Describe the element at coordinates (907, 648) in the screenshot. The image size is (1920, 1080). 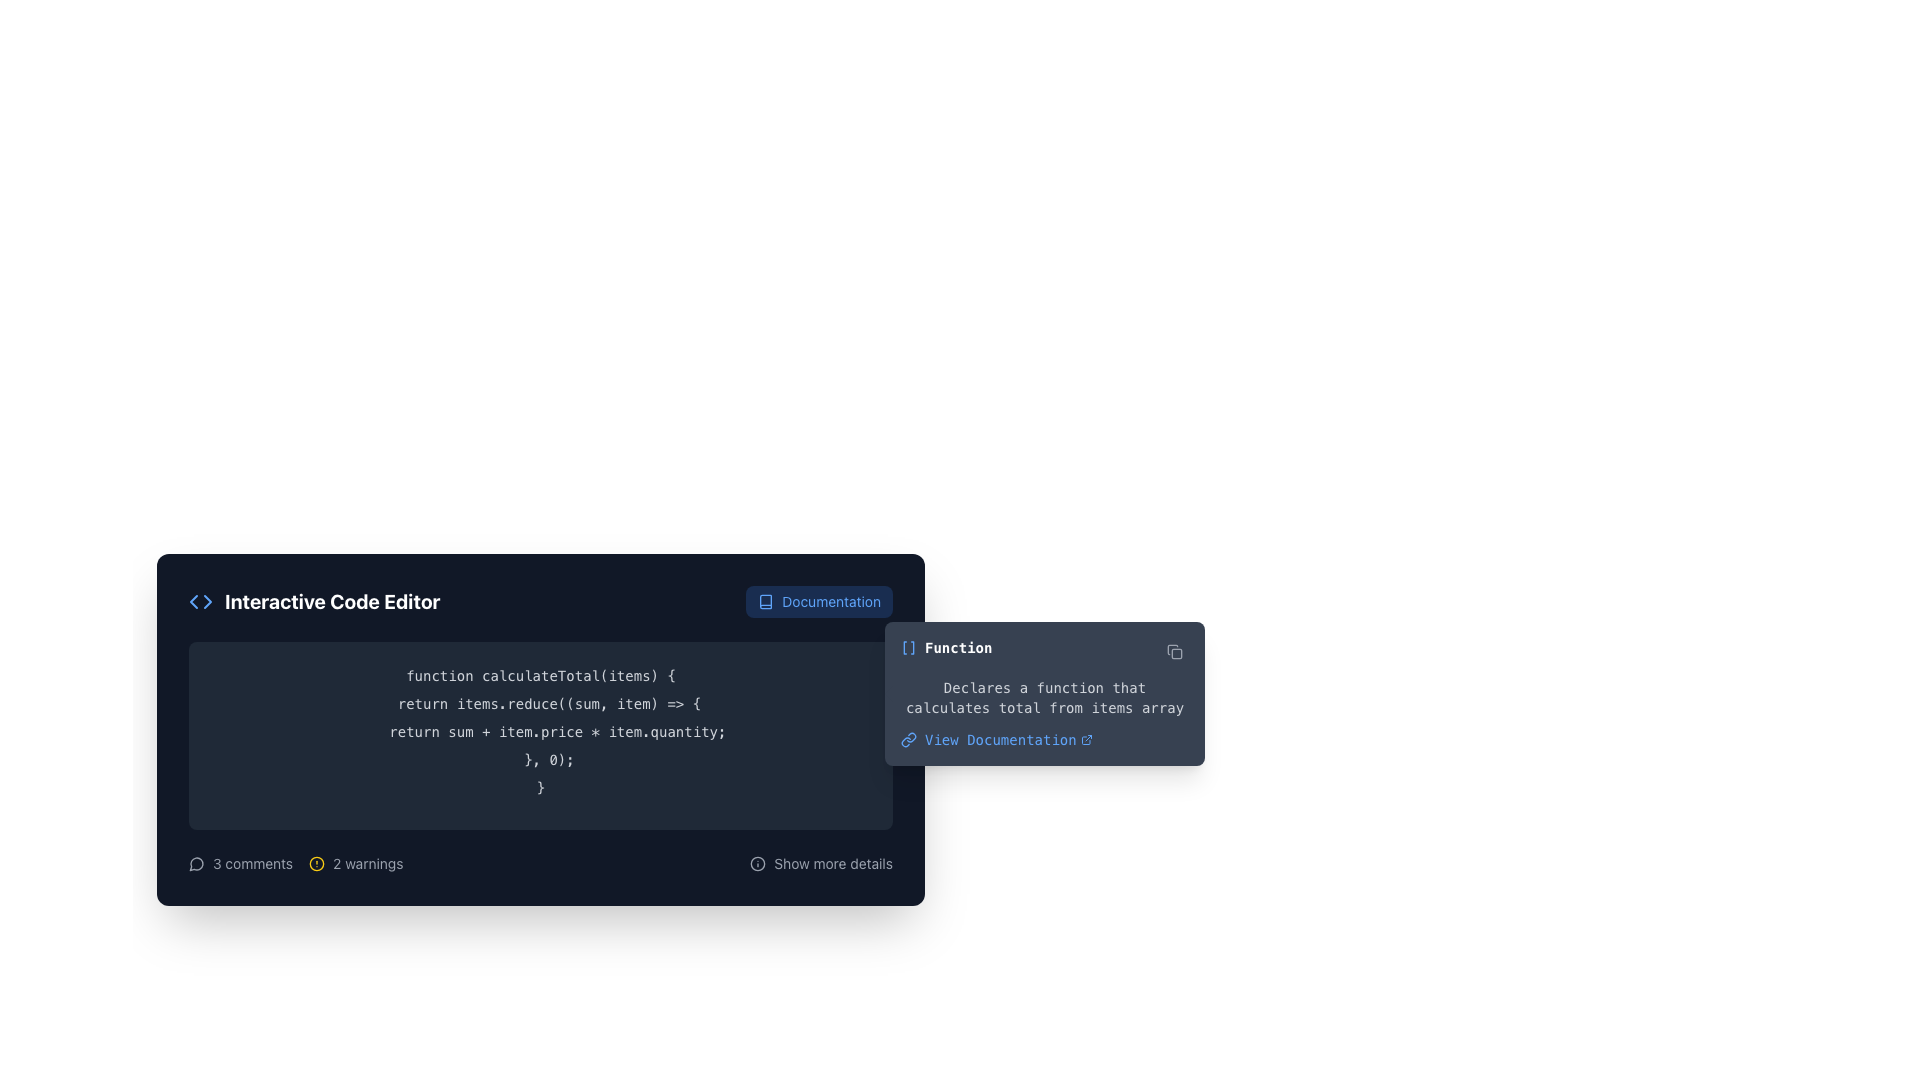
I see `the SVG icon related to the 'Function' text to focus on the associated functionality` at that location.